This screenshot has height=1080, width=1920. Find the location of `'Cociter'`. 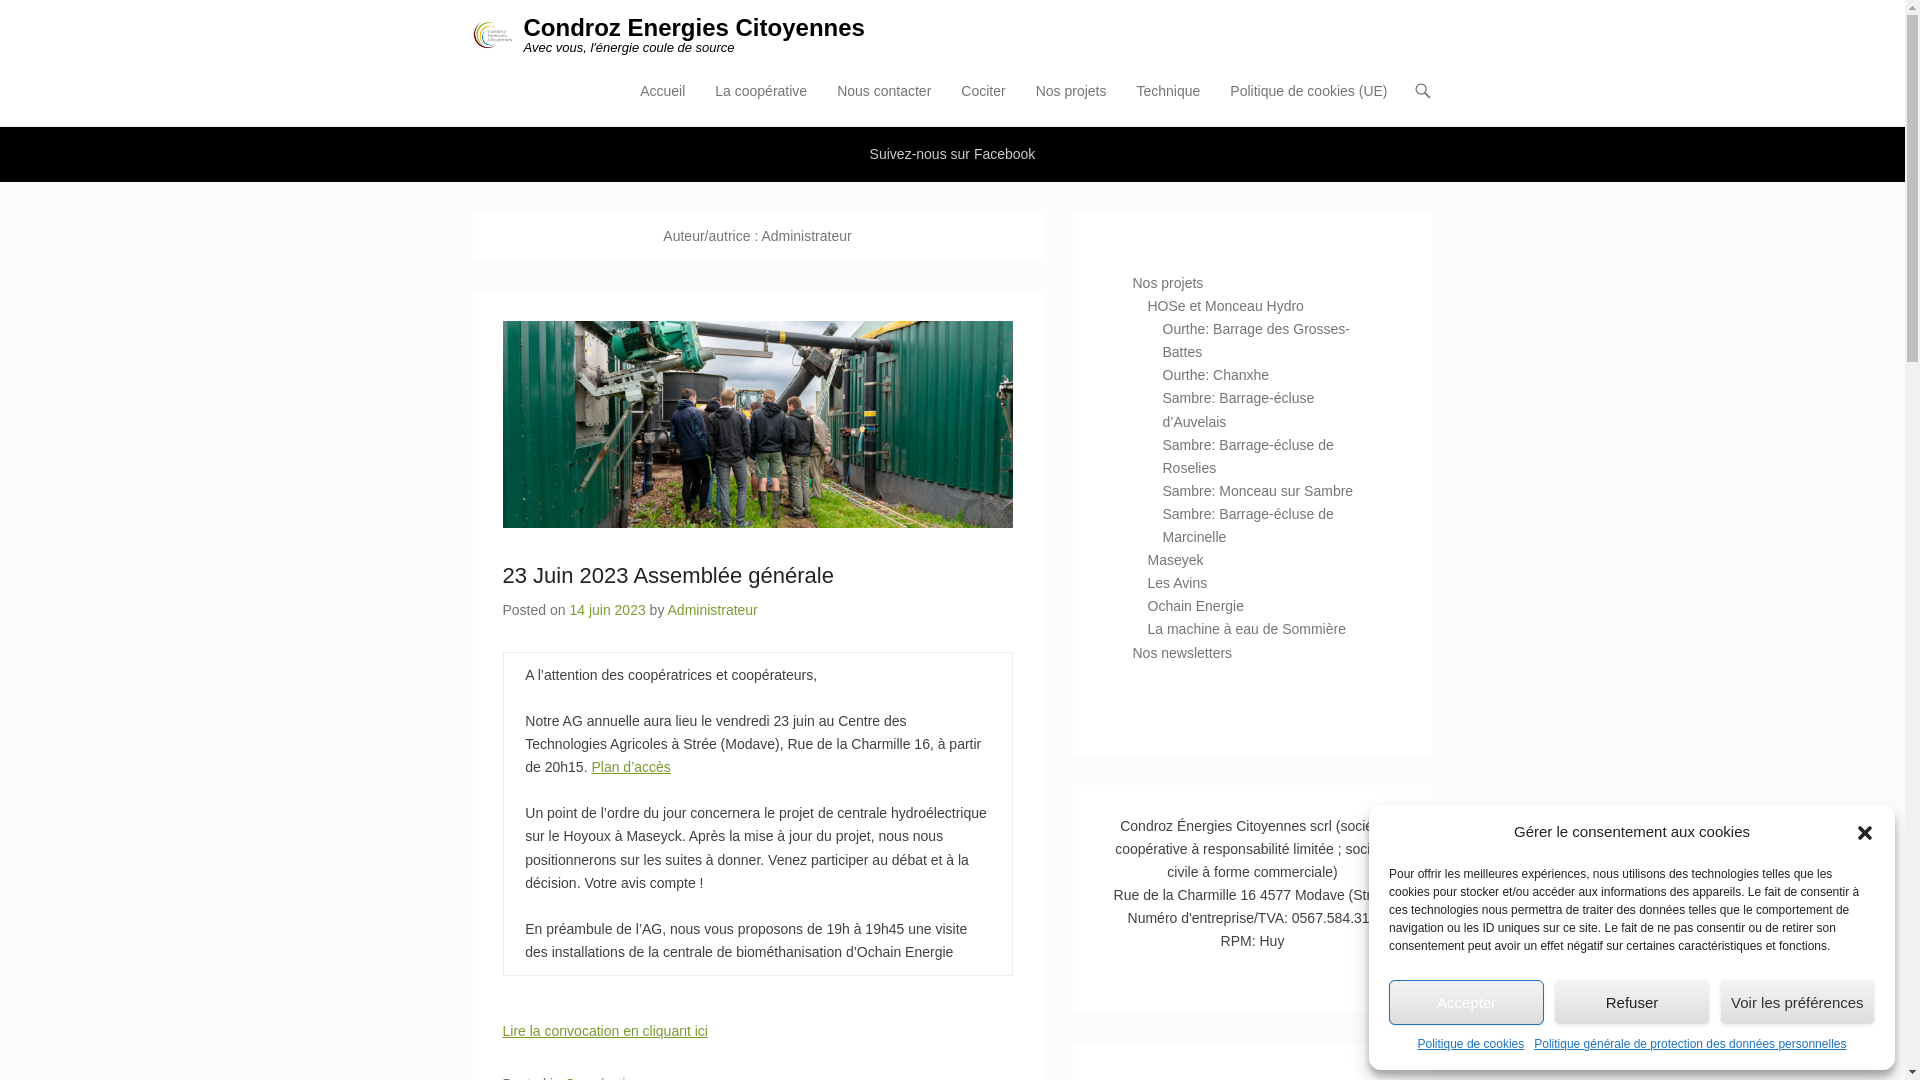

'Cociter' is located at coordinates (949, 103).